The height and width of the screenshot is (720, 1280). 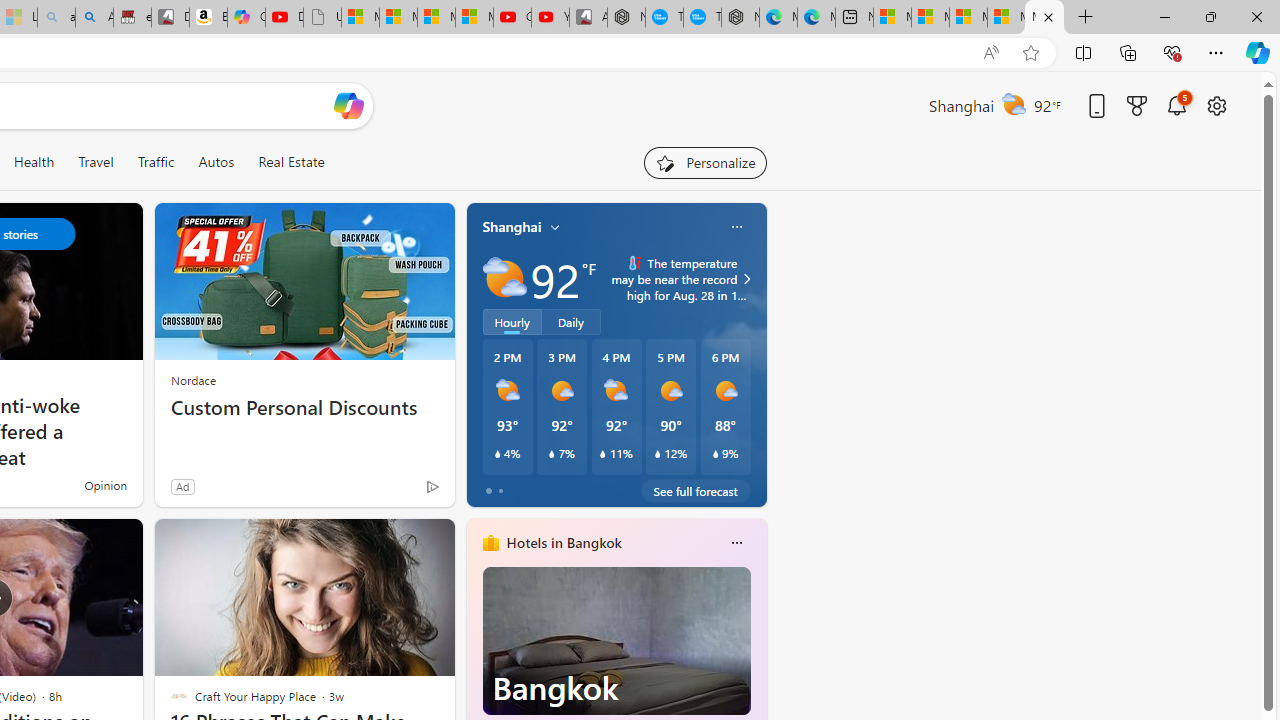 I want to click on 'Traffic', so click(x=155, y=161).